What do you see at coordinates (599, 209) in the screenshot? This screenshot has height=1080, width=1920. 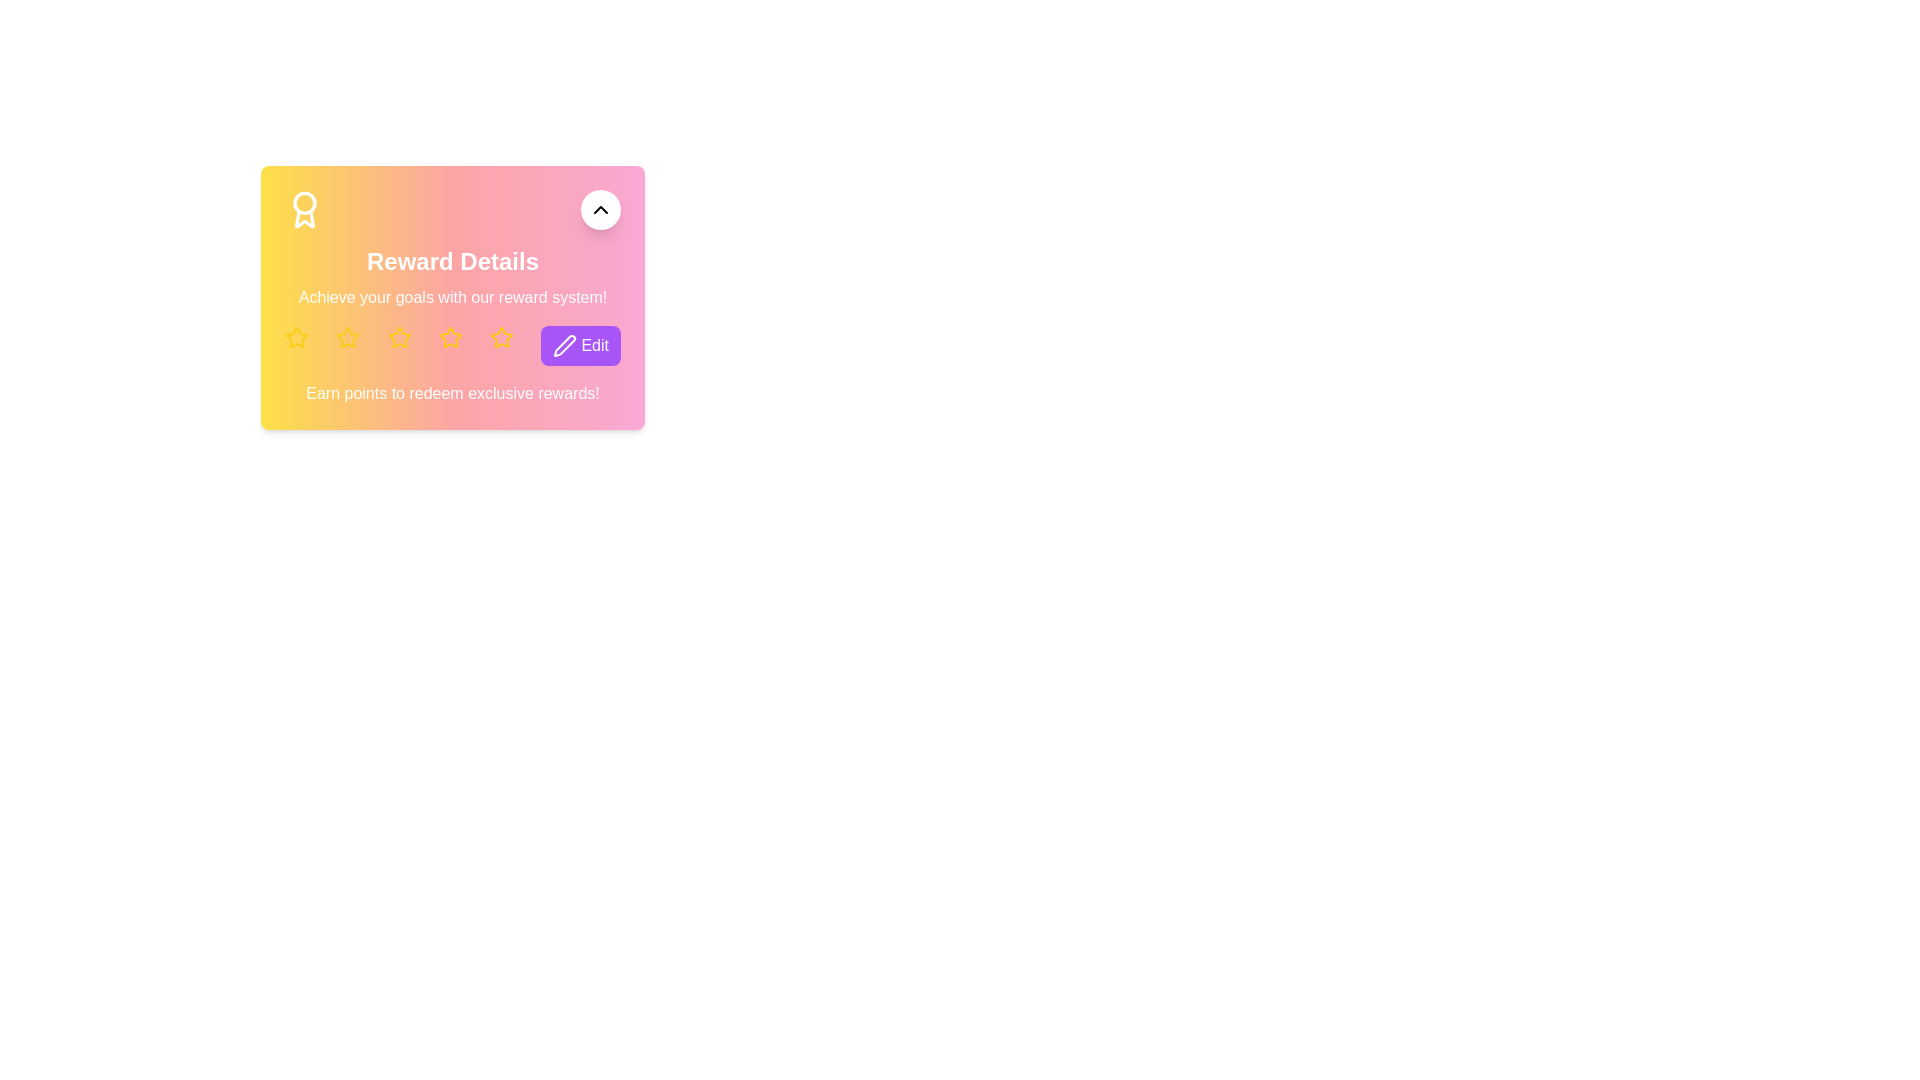 I see `the toggle button located at the top right corner of the 'Reward Details' section to show or hide additional content` at bounding box center [599, 209].